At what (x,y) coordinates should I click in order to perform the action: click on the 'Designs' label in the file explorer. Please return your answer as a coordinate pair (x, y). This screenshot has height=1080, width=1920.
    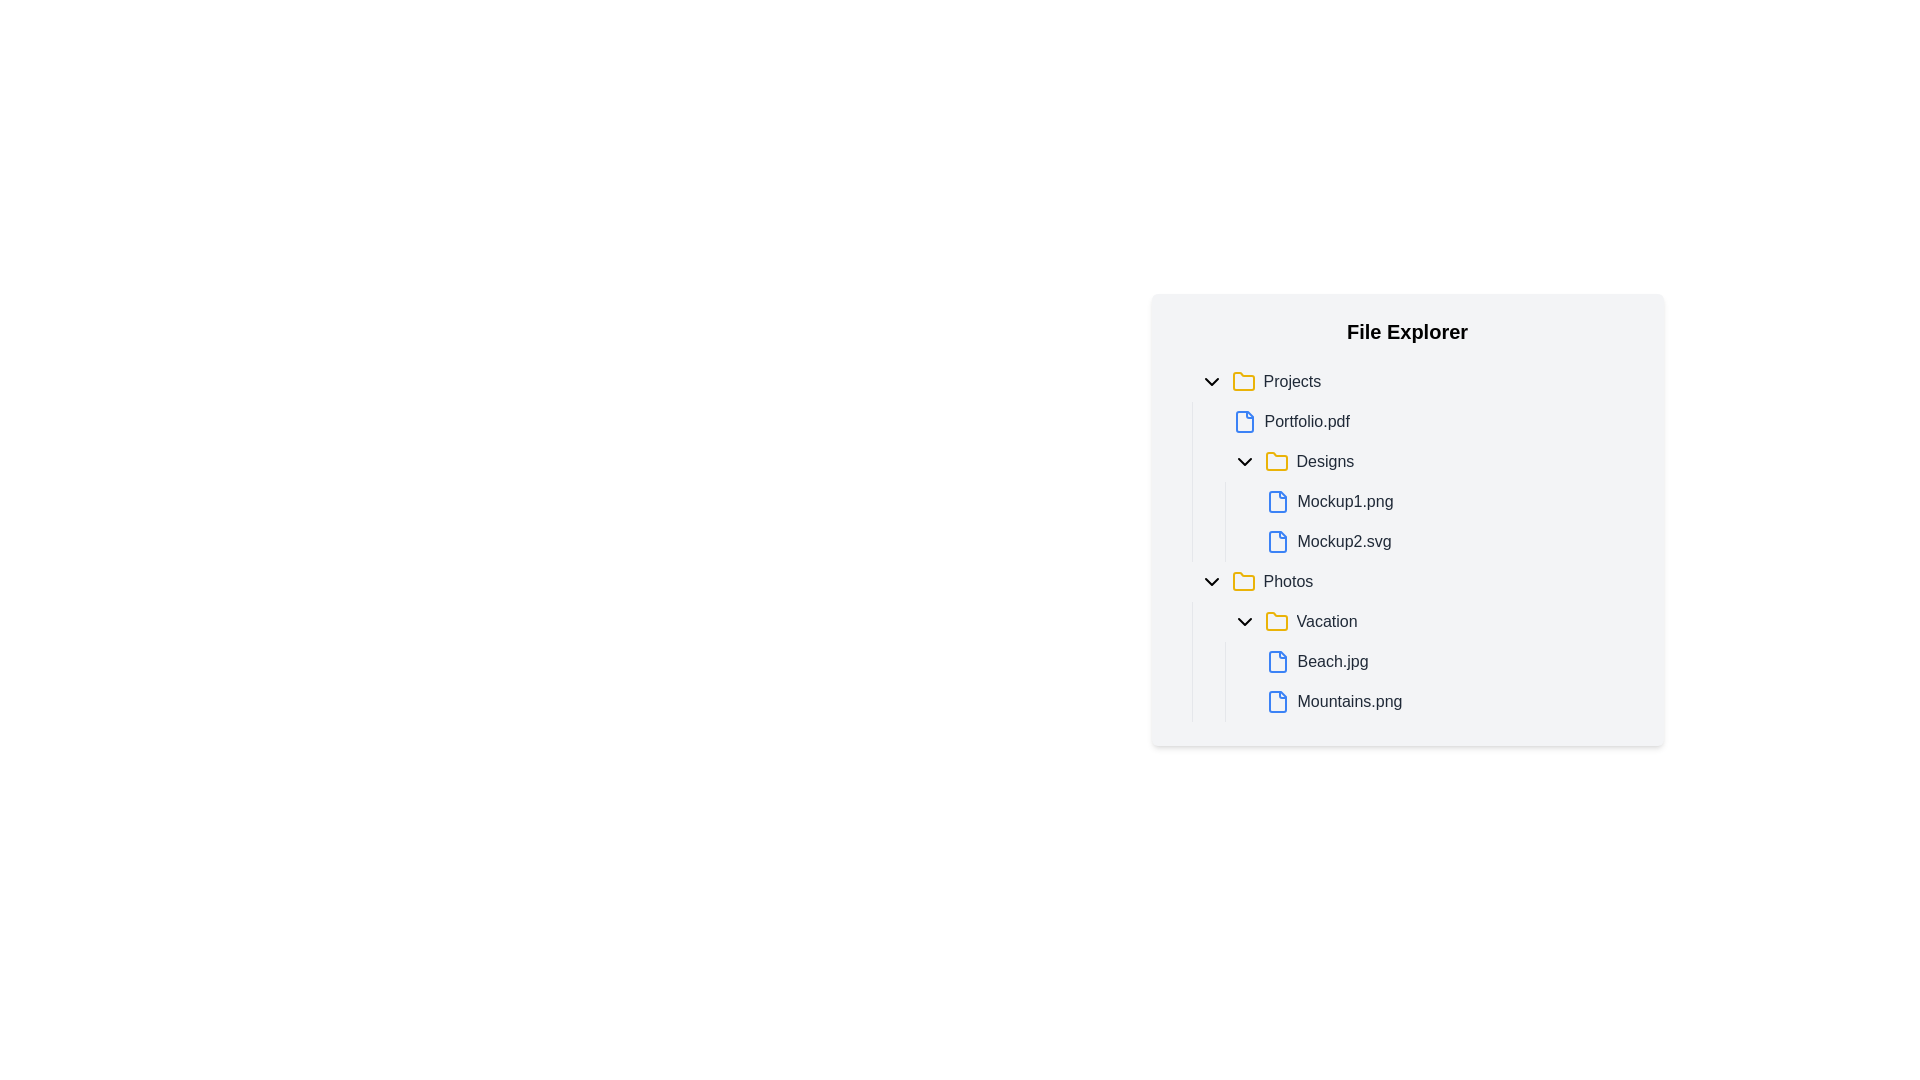
    Looking at the image, I should click on (1325, 462).